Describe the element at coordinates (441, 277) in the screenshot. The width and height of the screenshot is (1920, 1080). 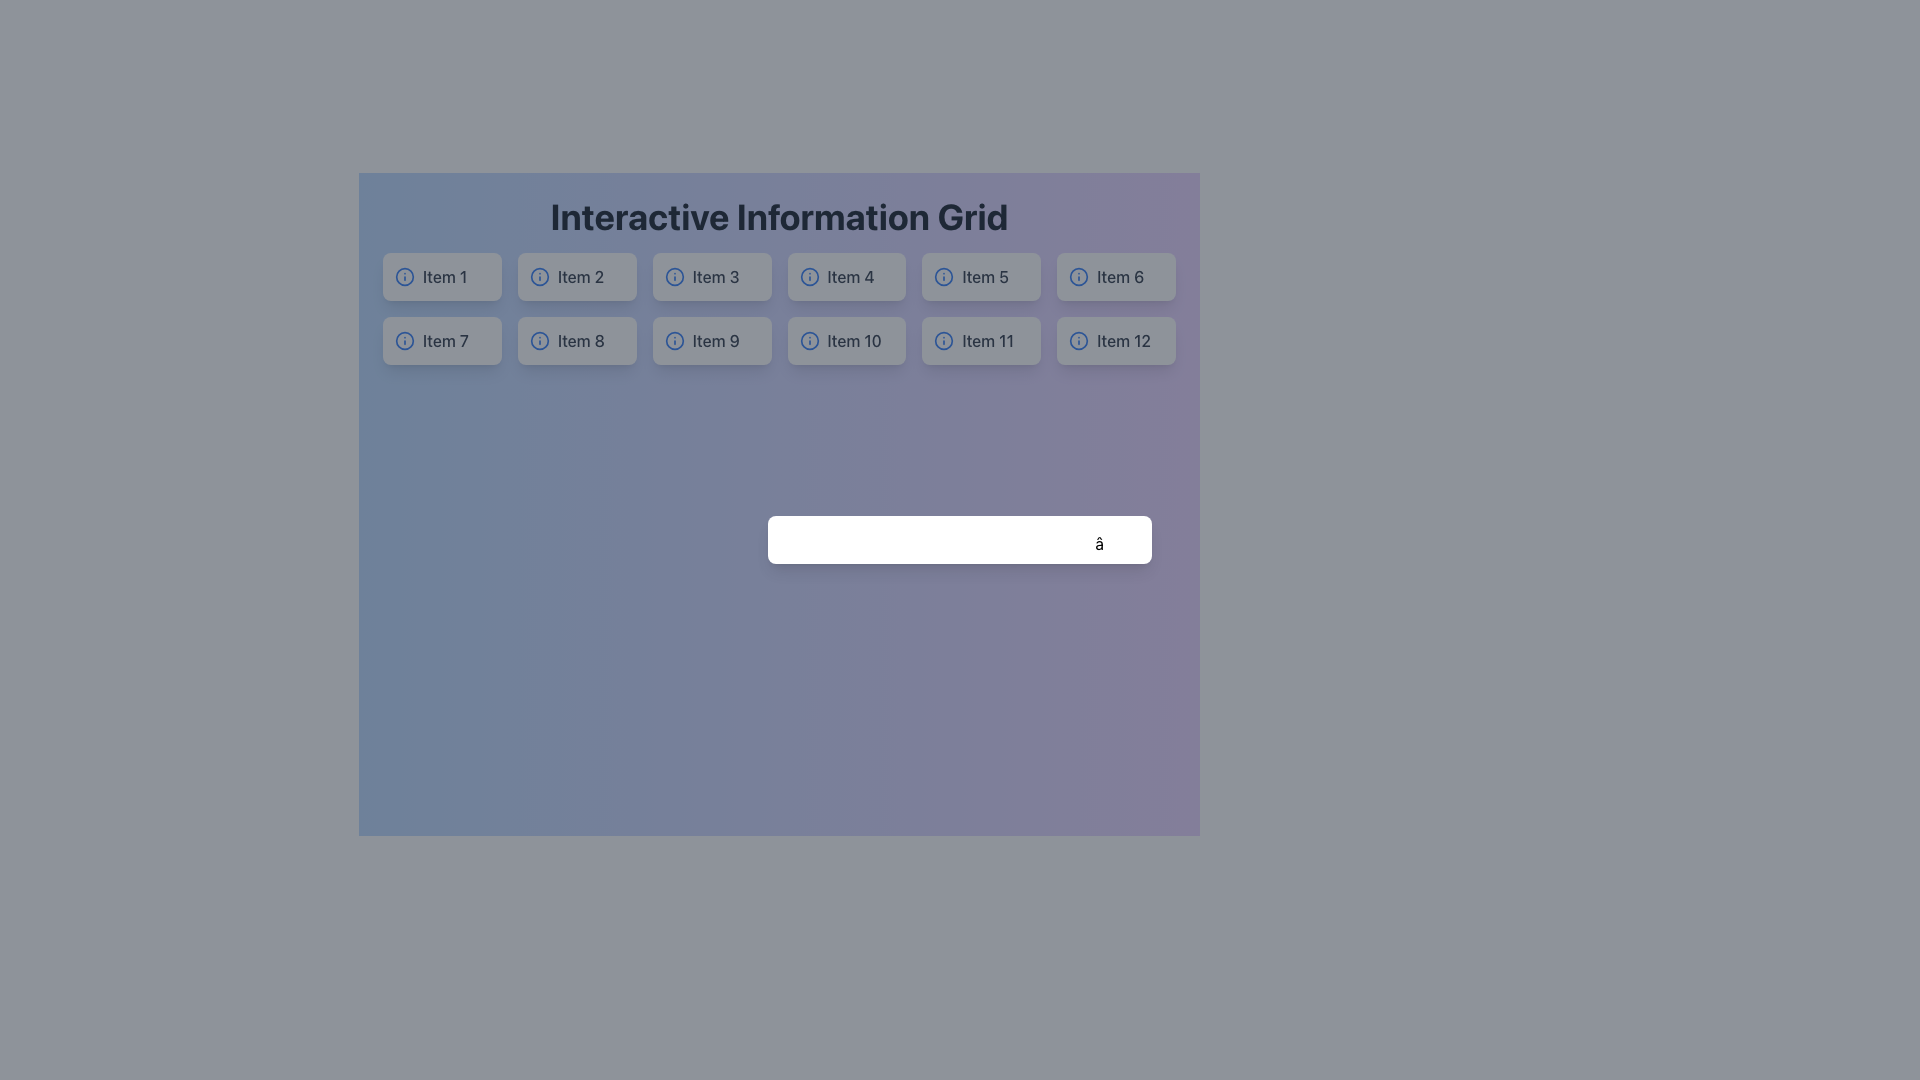
I see `the top-left button` at that location.